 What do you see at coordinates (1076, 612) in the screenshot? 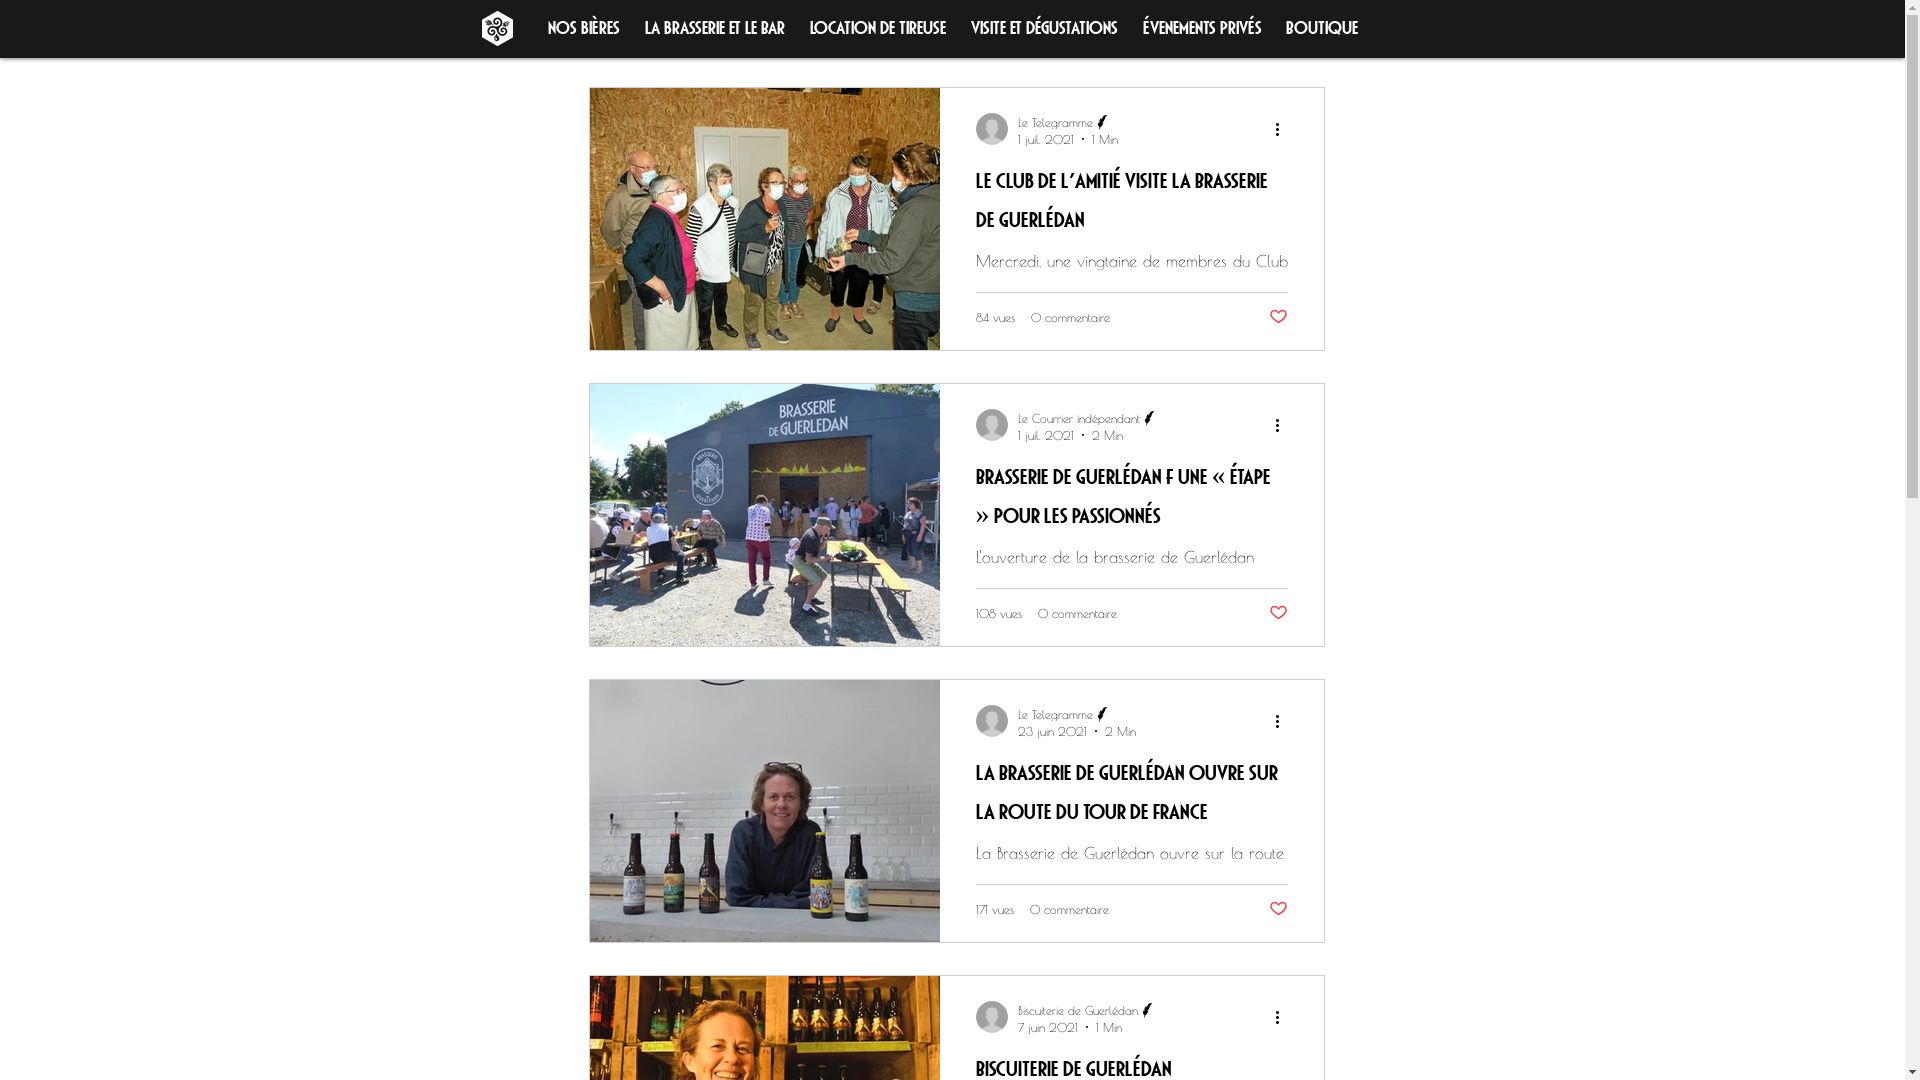
I see `'0 commentaire'` at bounding box center [1076, 612].